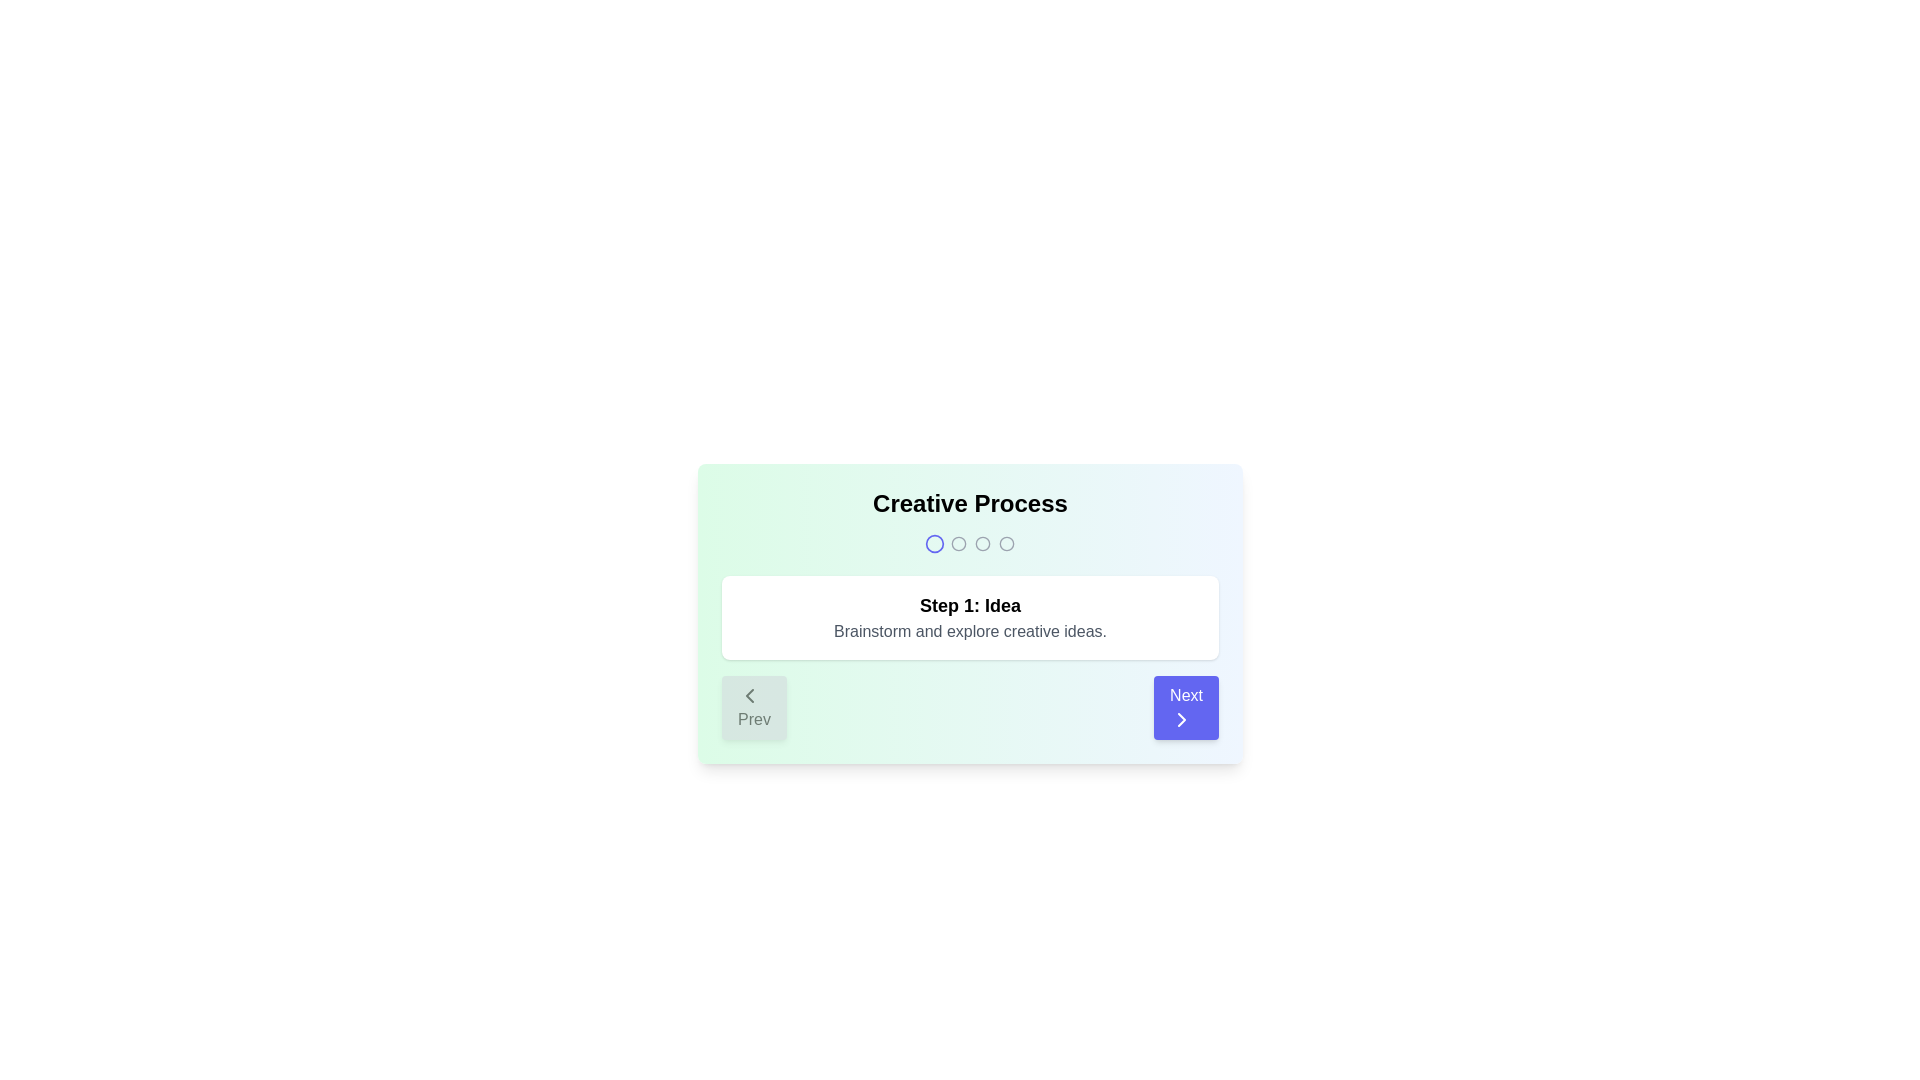  Describe the element at coordinates (1185, 707) in the screenshot. I see `'Next' button to navigate to the next step in the JourneyStepper component` at that location.